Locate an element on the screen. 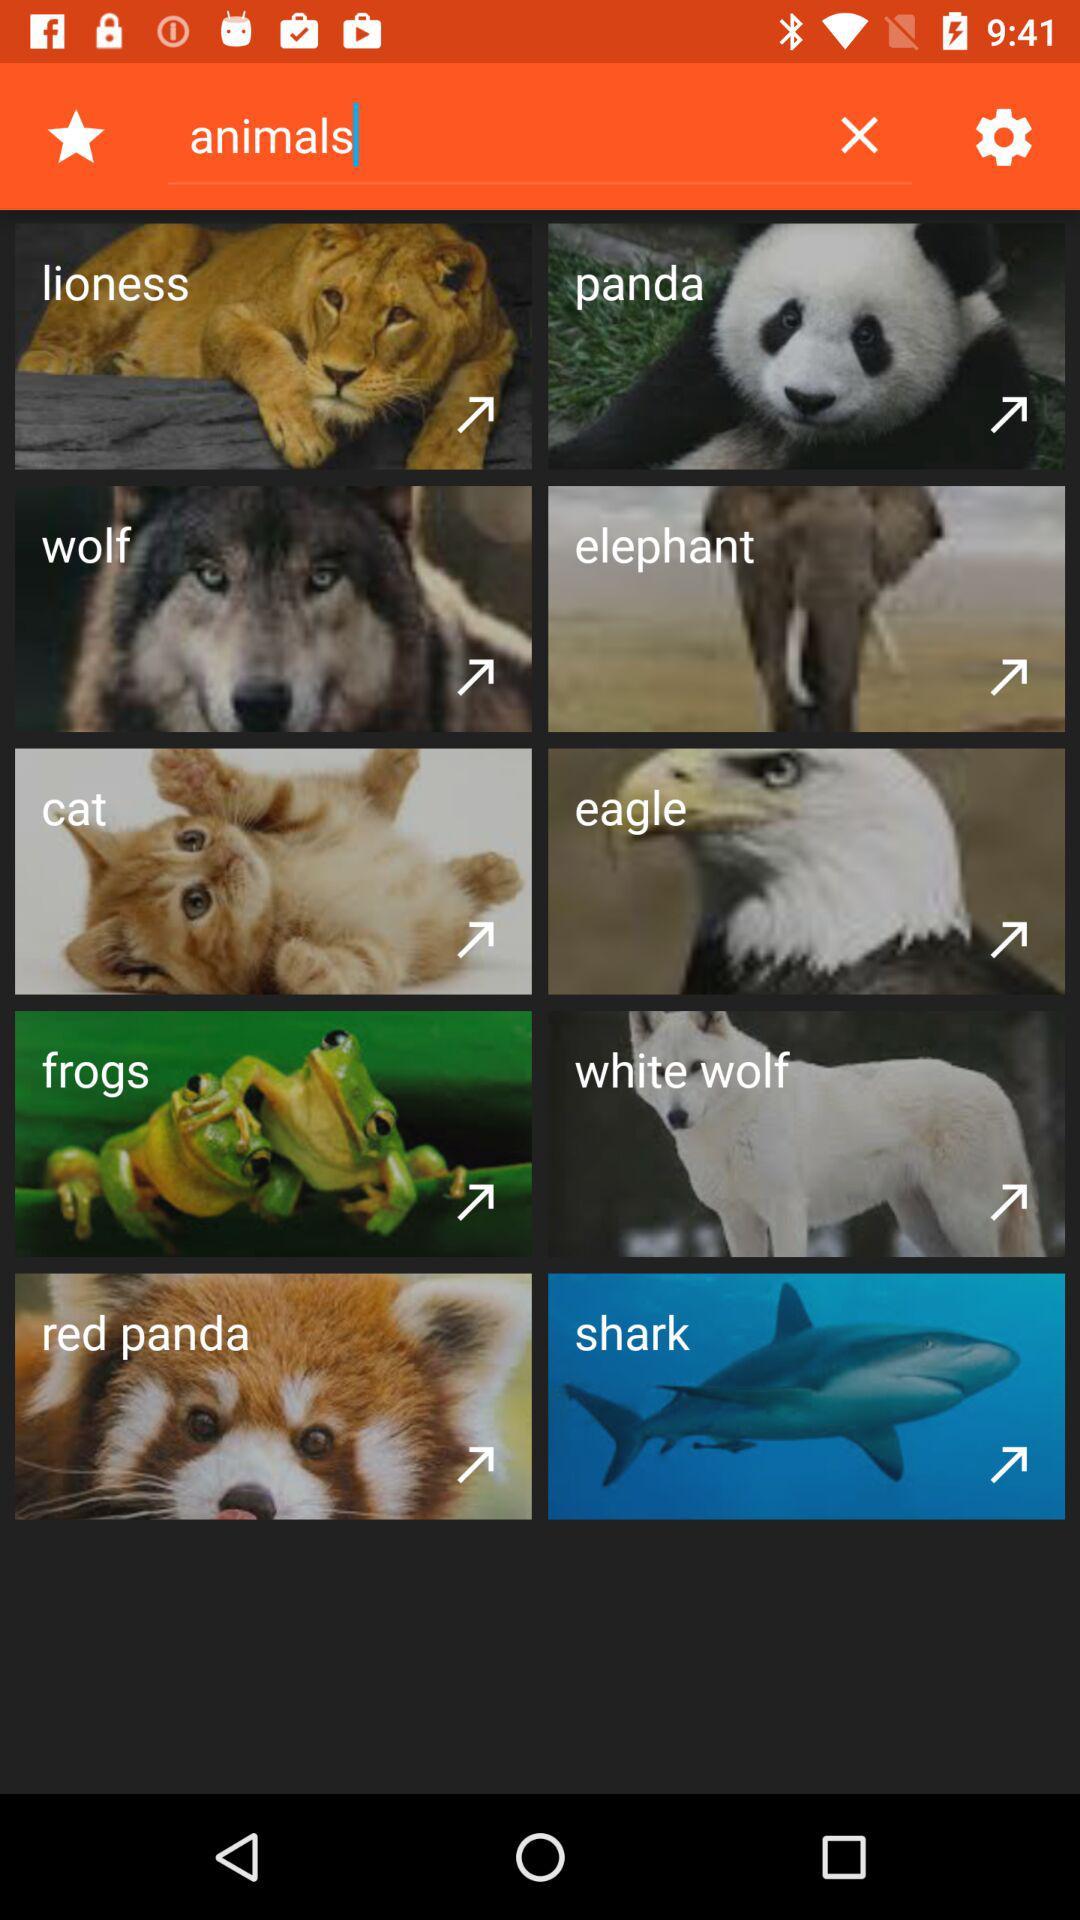 The image size is (1080, 1920). the icon below the red panda is located at coordinates (476, 1463).